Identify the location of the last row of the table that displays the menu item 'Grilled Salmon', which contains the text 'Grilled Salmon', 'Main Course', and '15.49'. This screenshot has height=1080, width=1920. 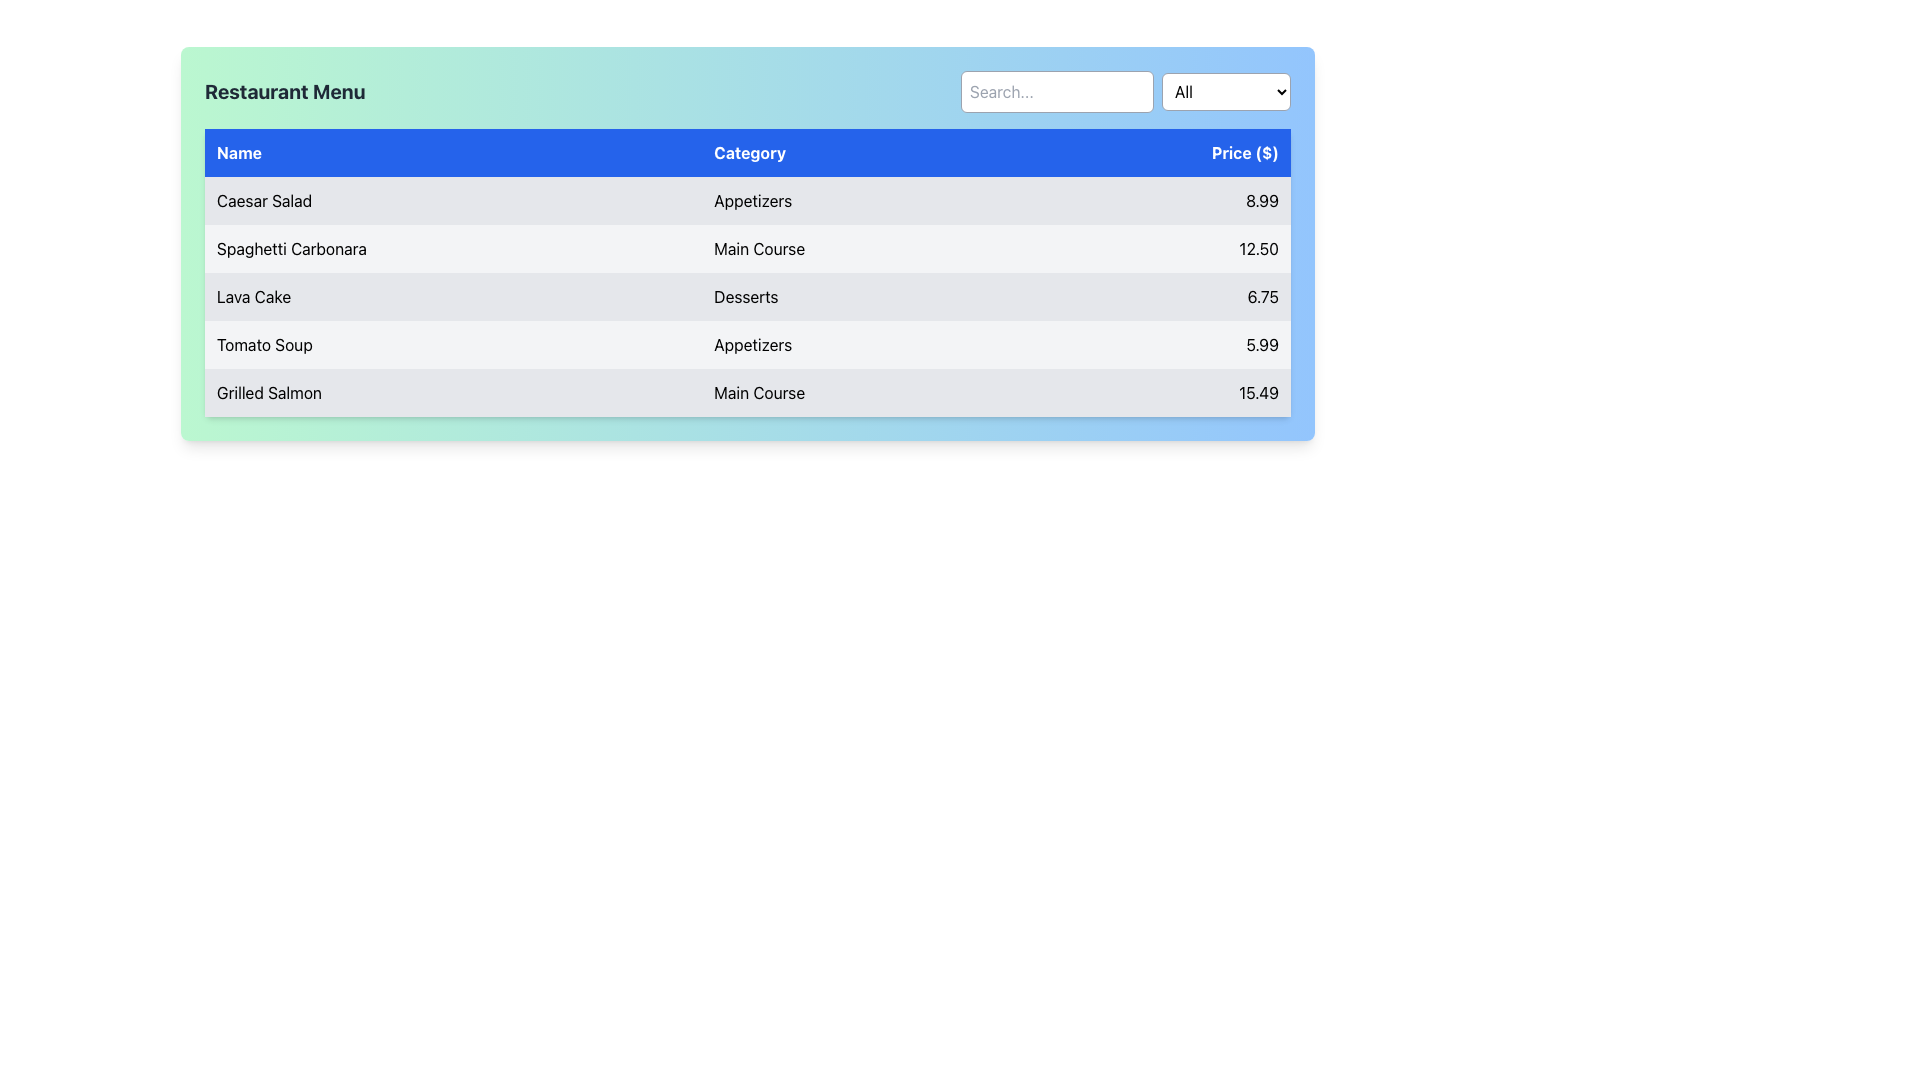
(747, 393).